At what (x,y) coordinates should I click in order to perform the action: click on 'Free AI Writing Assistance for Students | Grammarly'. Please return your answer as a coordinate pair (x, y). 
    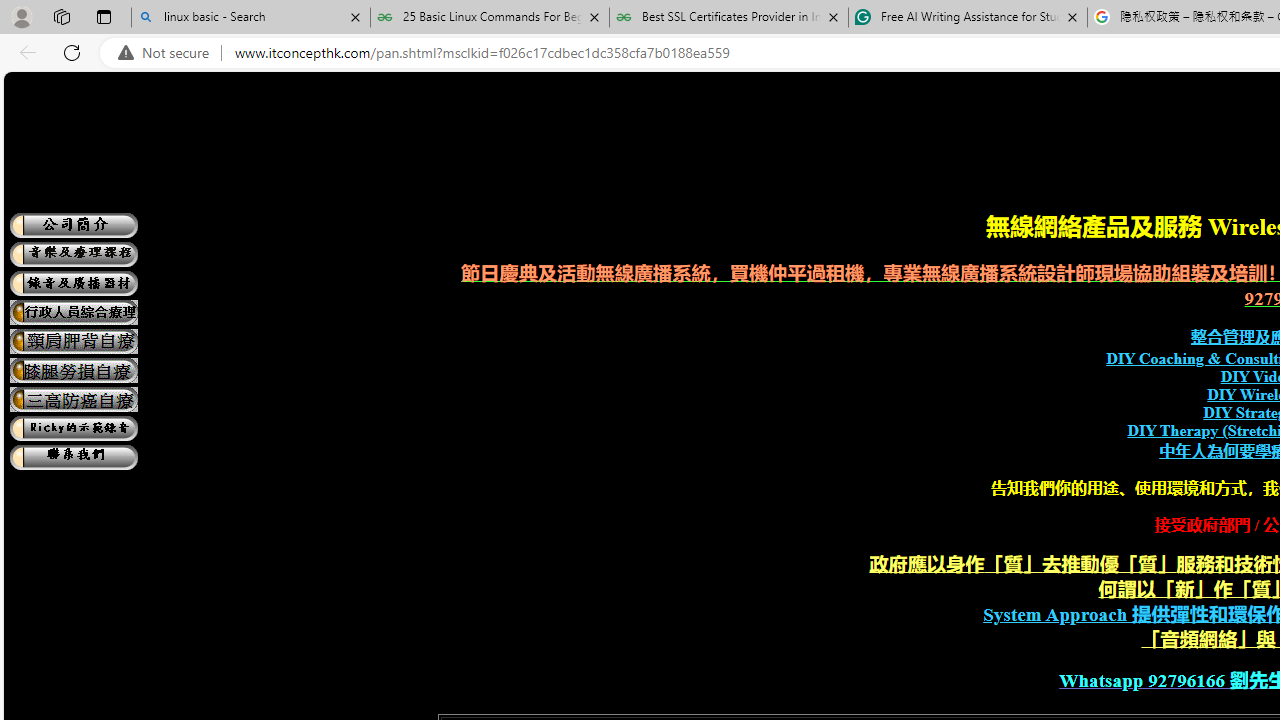
    Looking at the image, I should click on (967, 17).